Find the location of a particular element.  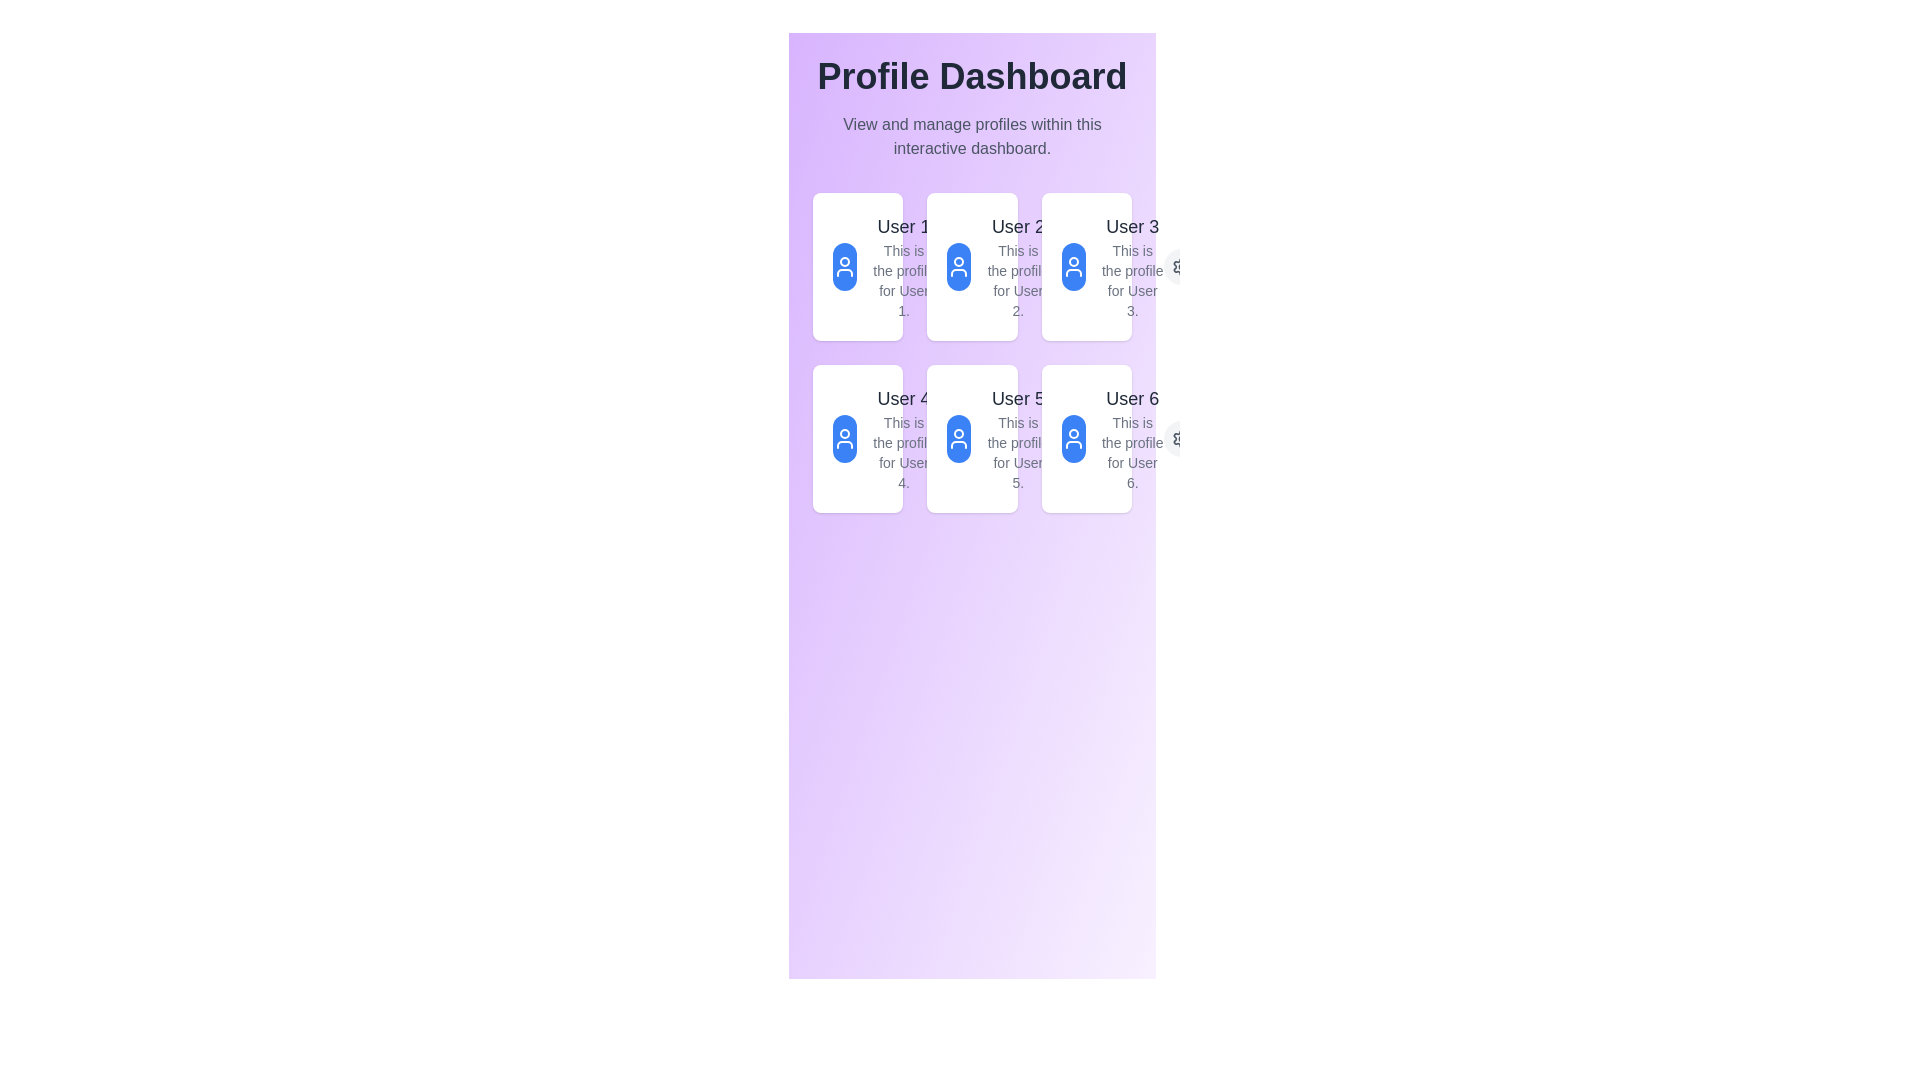

the List item representing 'User 2's profile' is located at coordinates (998, 265).